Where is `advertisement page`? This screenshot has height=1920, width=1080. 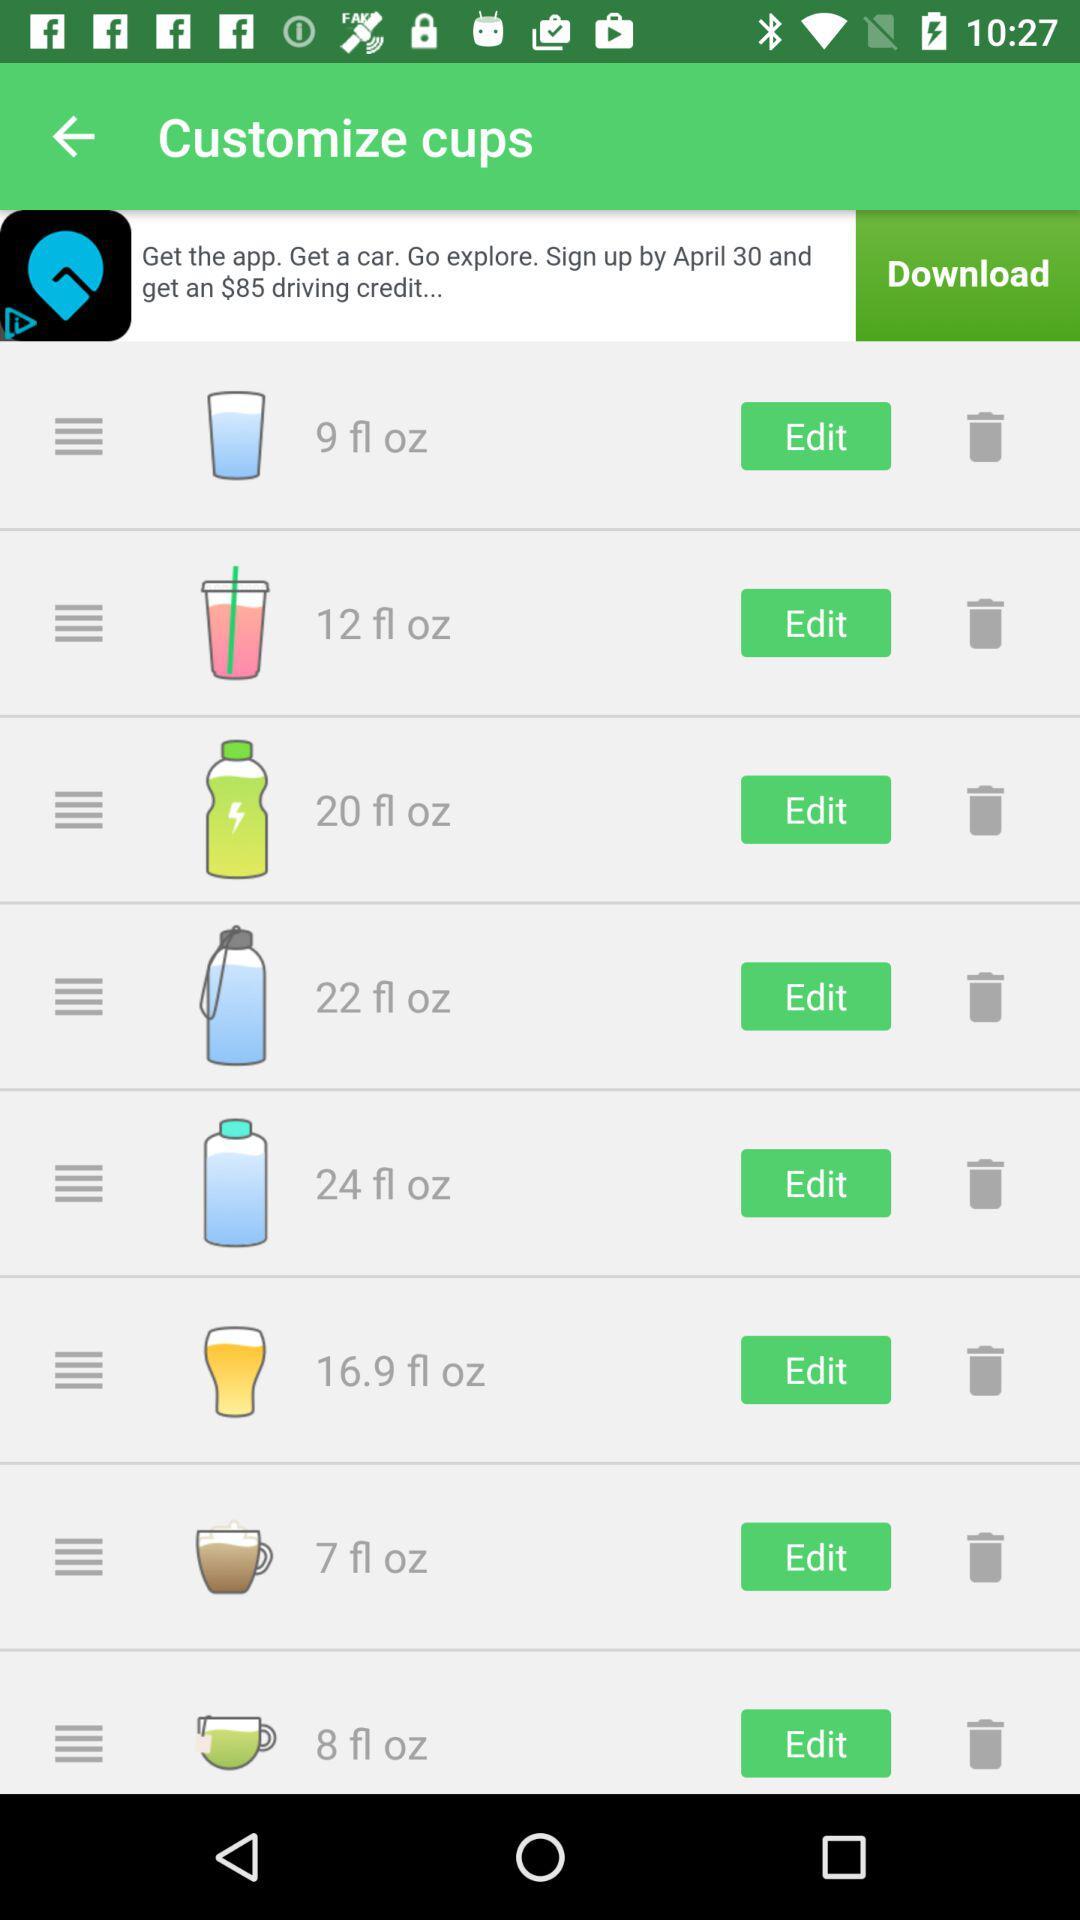
advertisement page is located at coordinates (540, 274).